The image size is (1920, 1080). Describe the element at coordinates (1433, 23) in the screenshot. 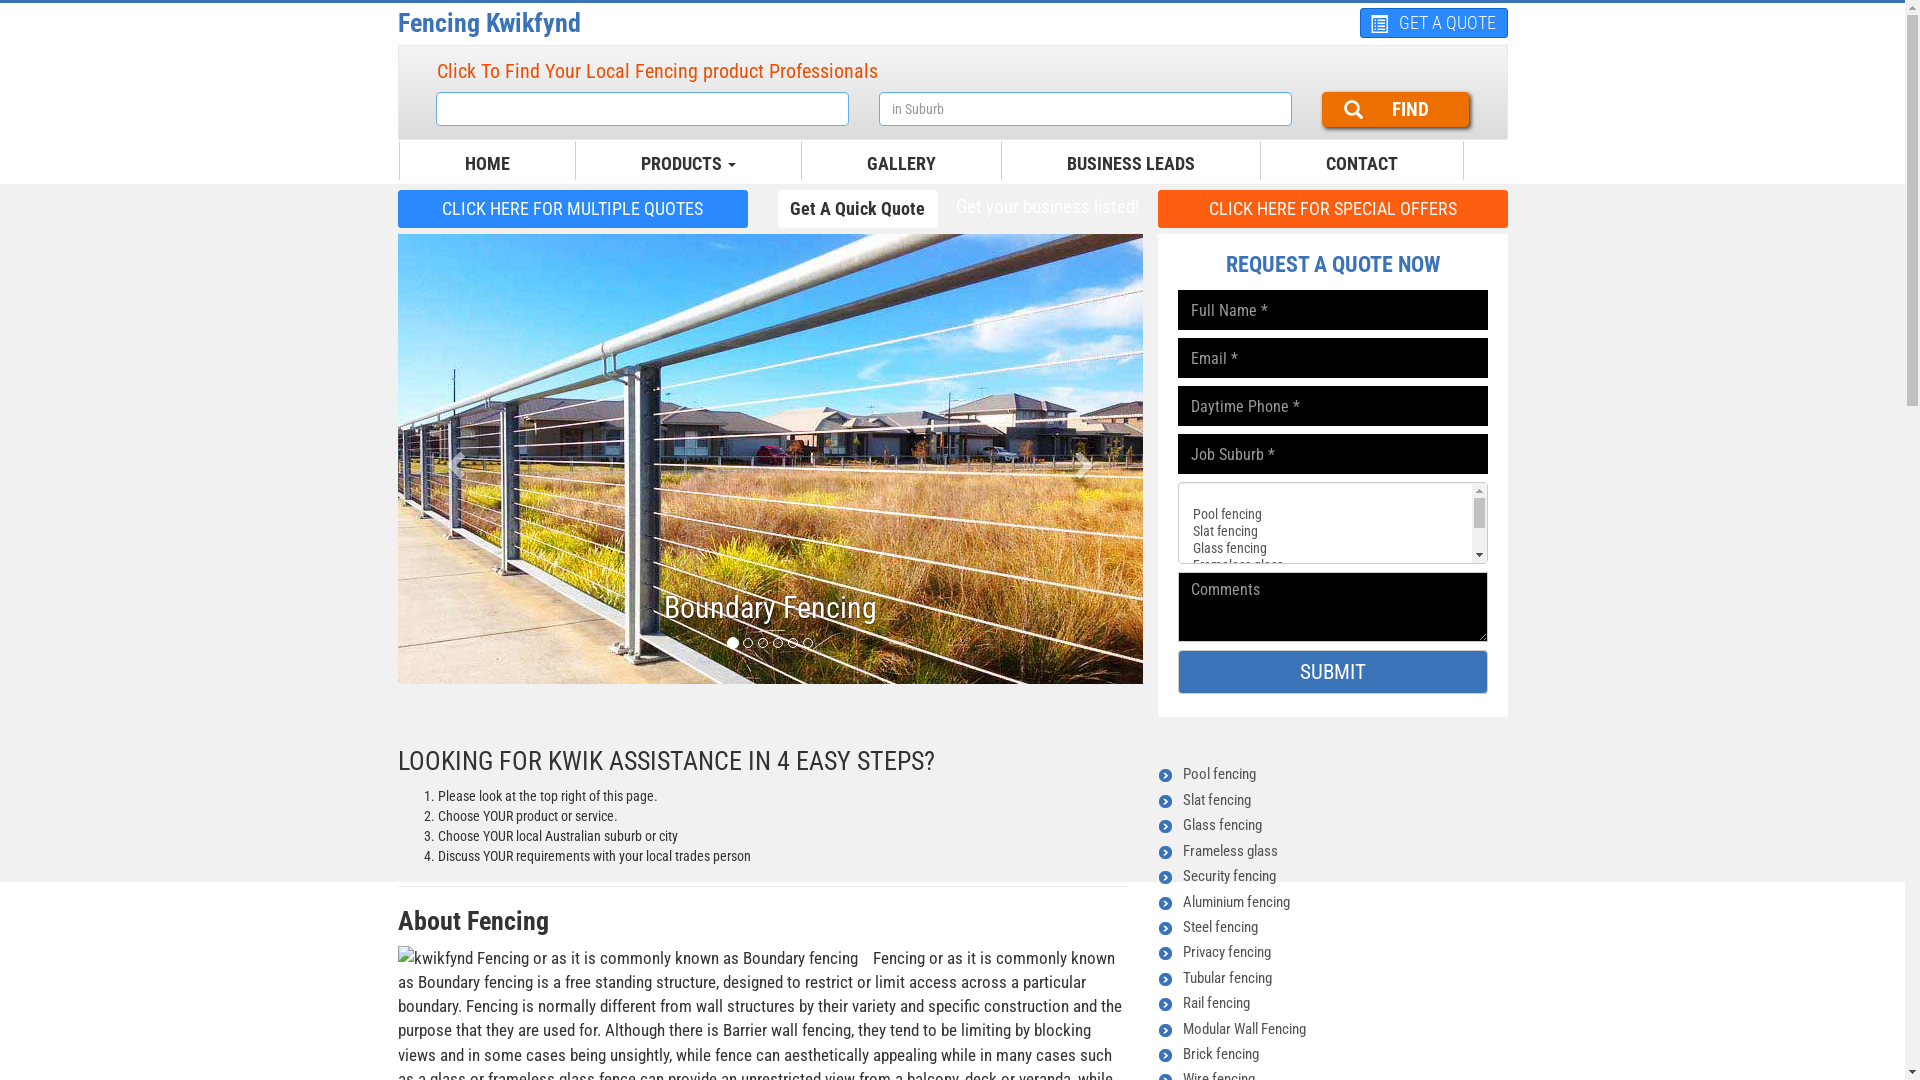

I see `'GET A QUOTE'` at that location.